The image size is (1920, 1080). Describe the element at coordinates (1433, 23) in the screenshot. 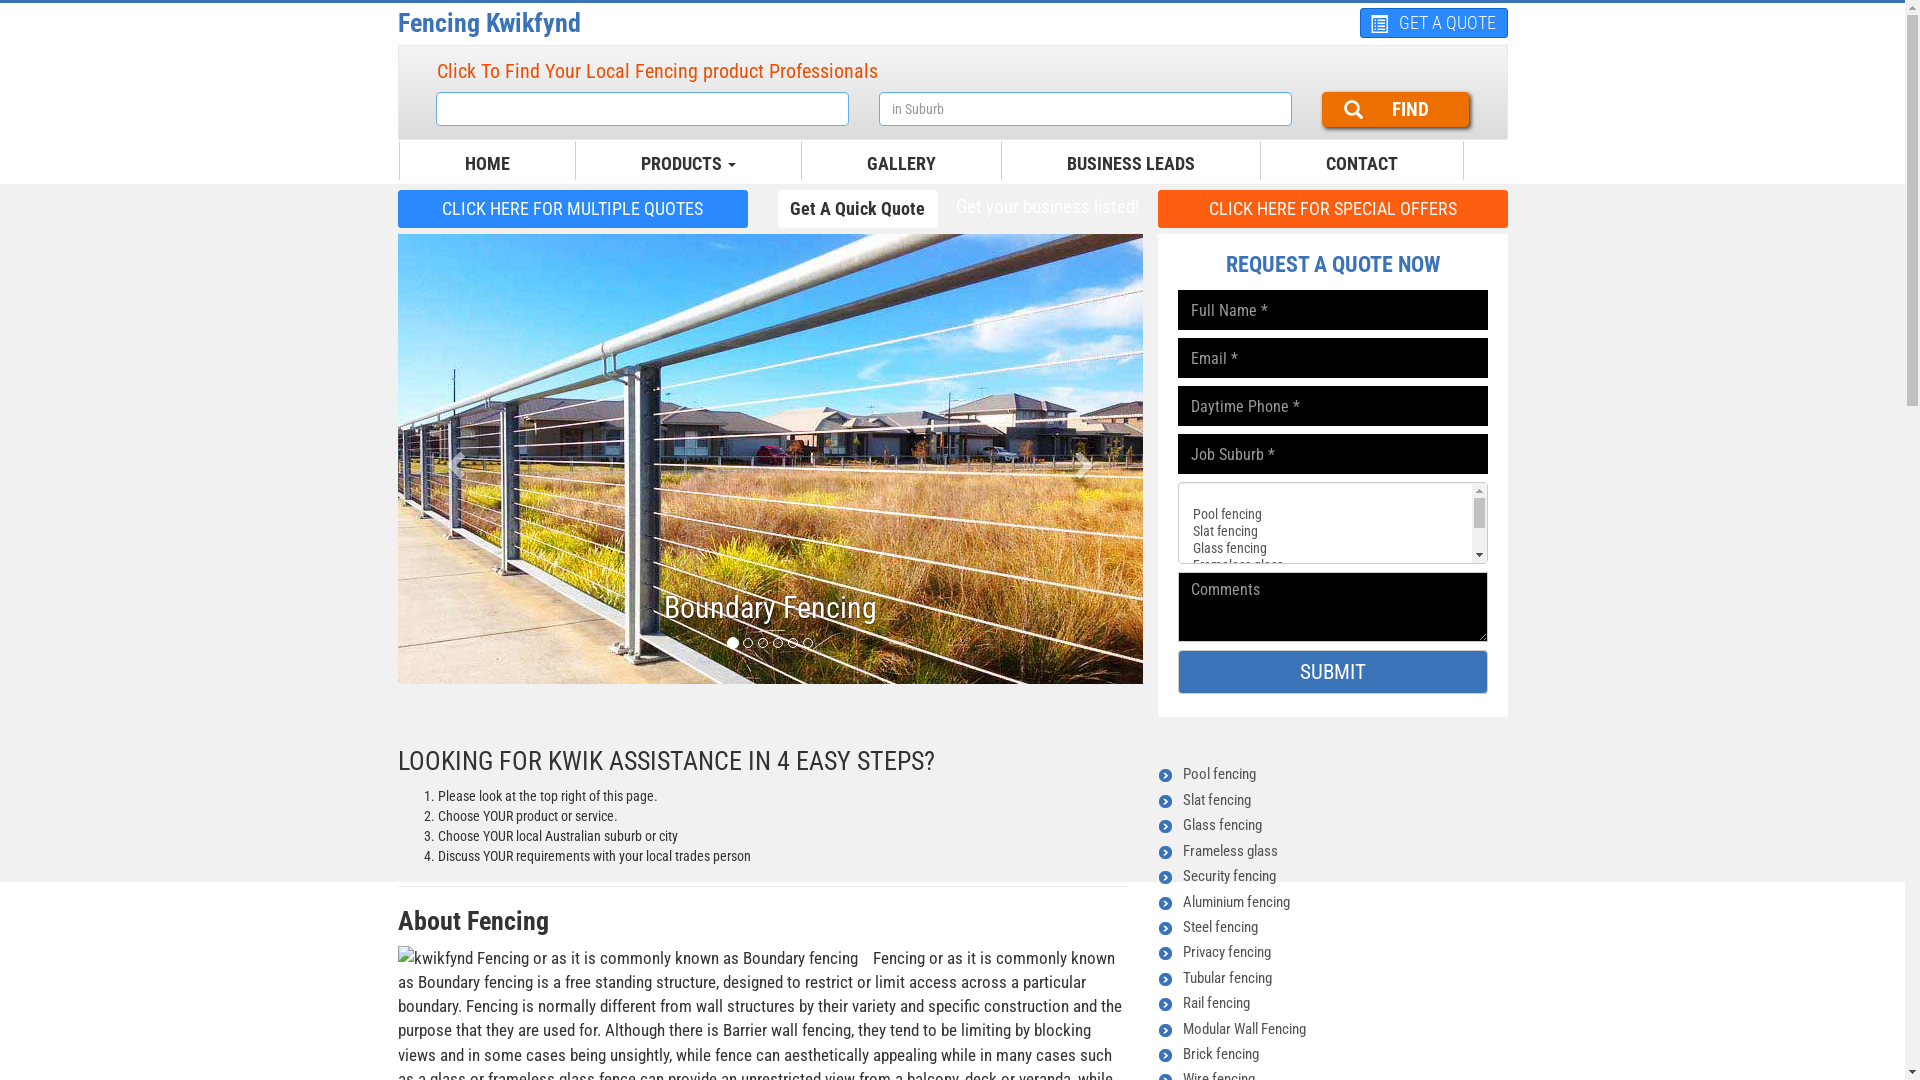

I see `'GET A QUOTE'` at that location.